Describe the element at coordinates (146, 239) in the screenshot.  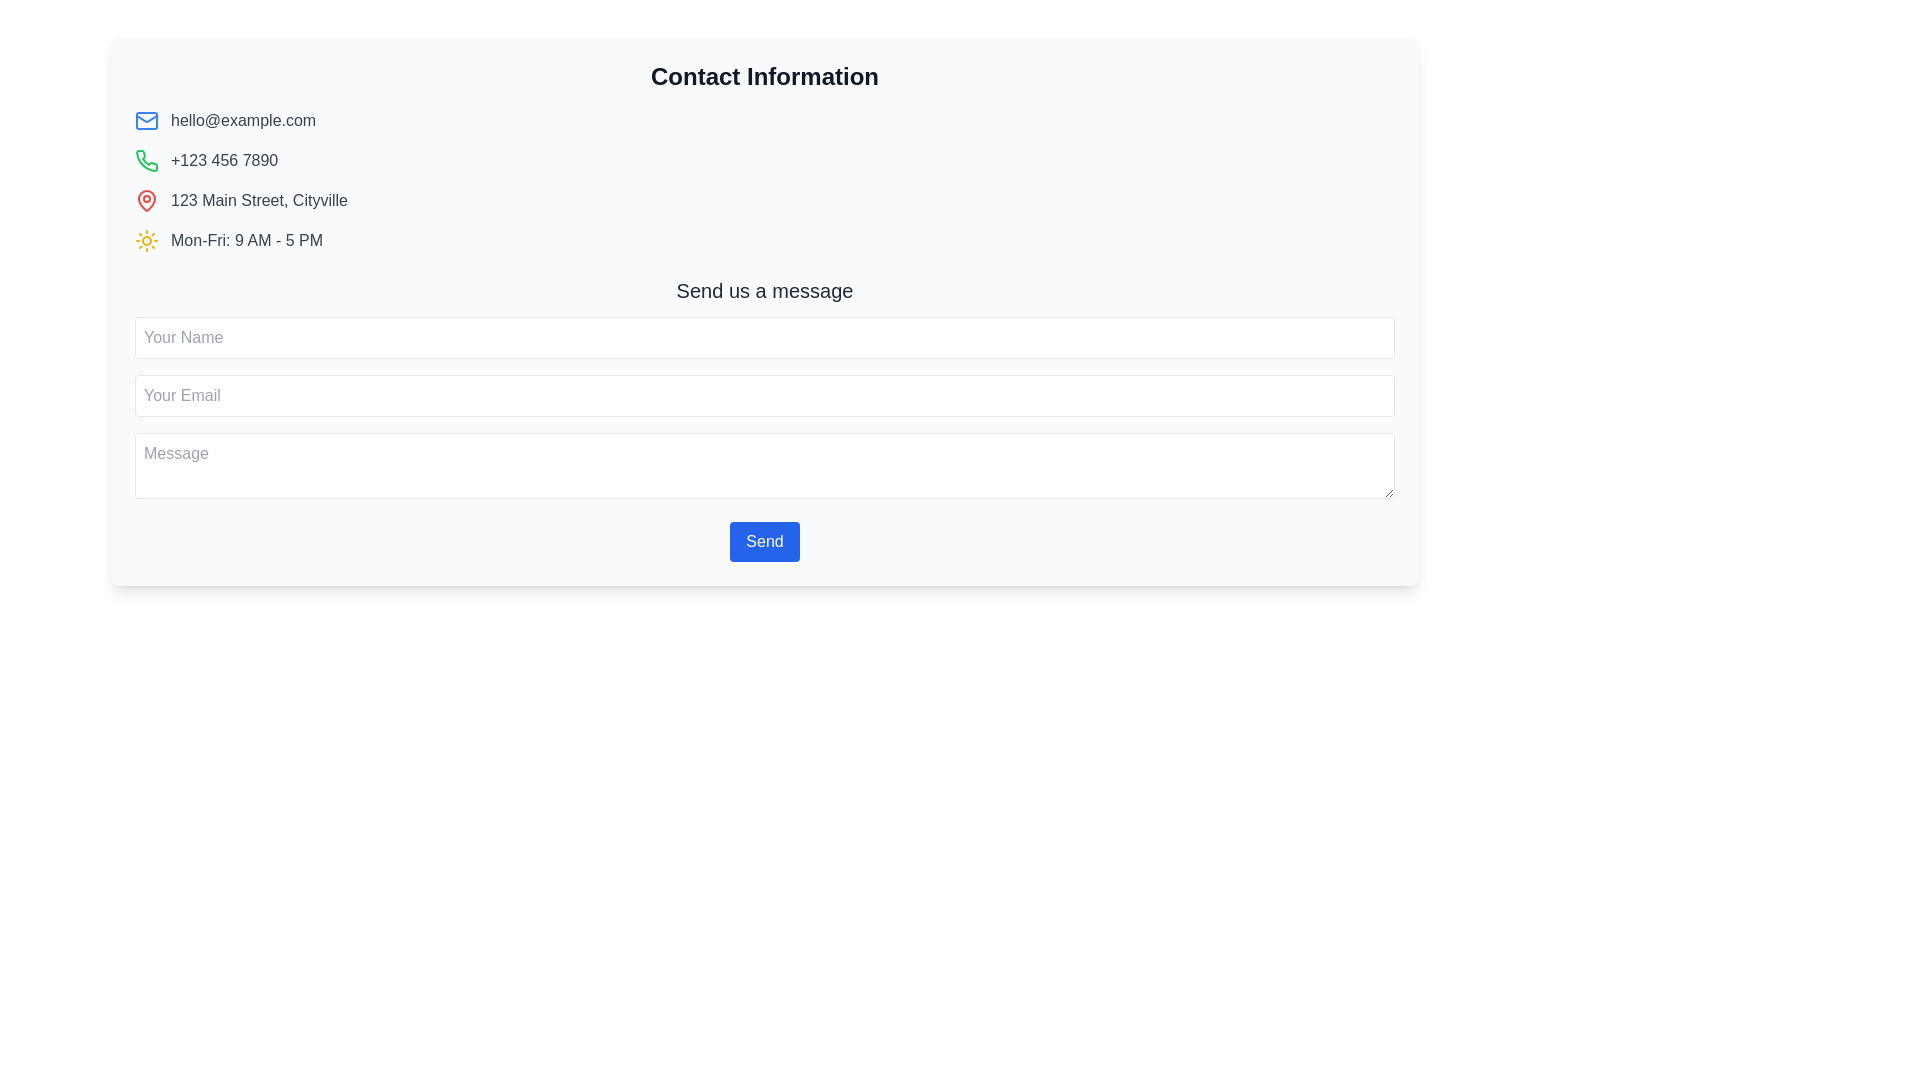
I see `the yellow sun icon, which is the fourth item in the vertically stacked list of icons, located to the left of the text 'Mon-Fri: 9 AM - 5 PM.'` at that location.